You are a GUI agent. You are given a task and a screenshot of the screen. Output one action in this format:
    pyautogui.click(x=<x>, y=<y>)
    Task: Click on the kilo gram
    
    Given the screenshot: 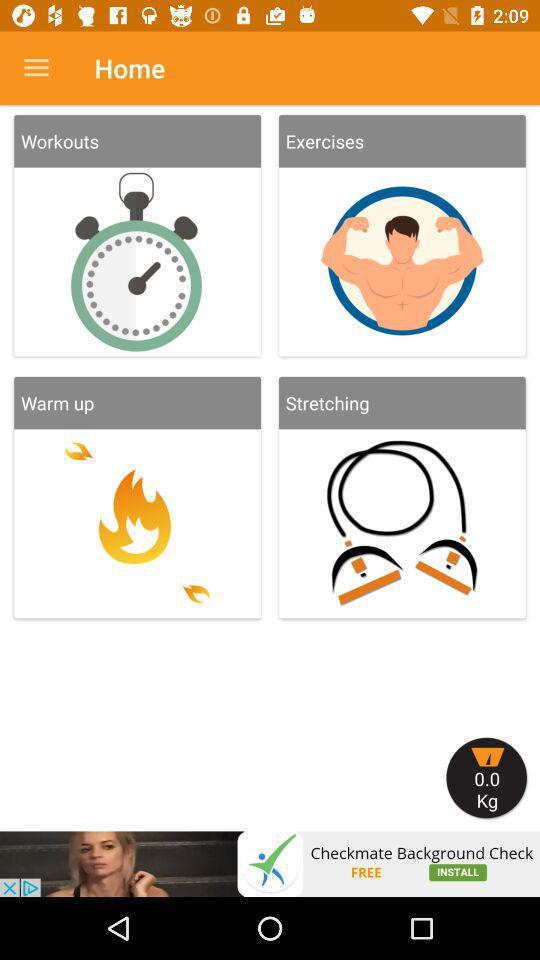 What is the action you would take?
    pyautogui.click(x=486, y=777)
    